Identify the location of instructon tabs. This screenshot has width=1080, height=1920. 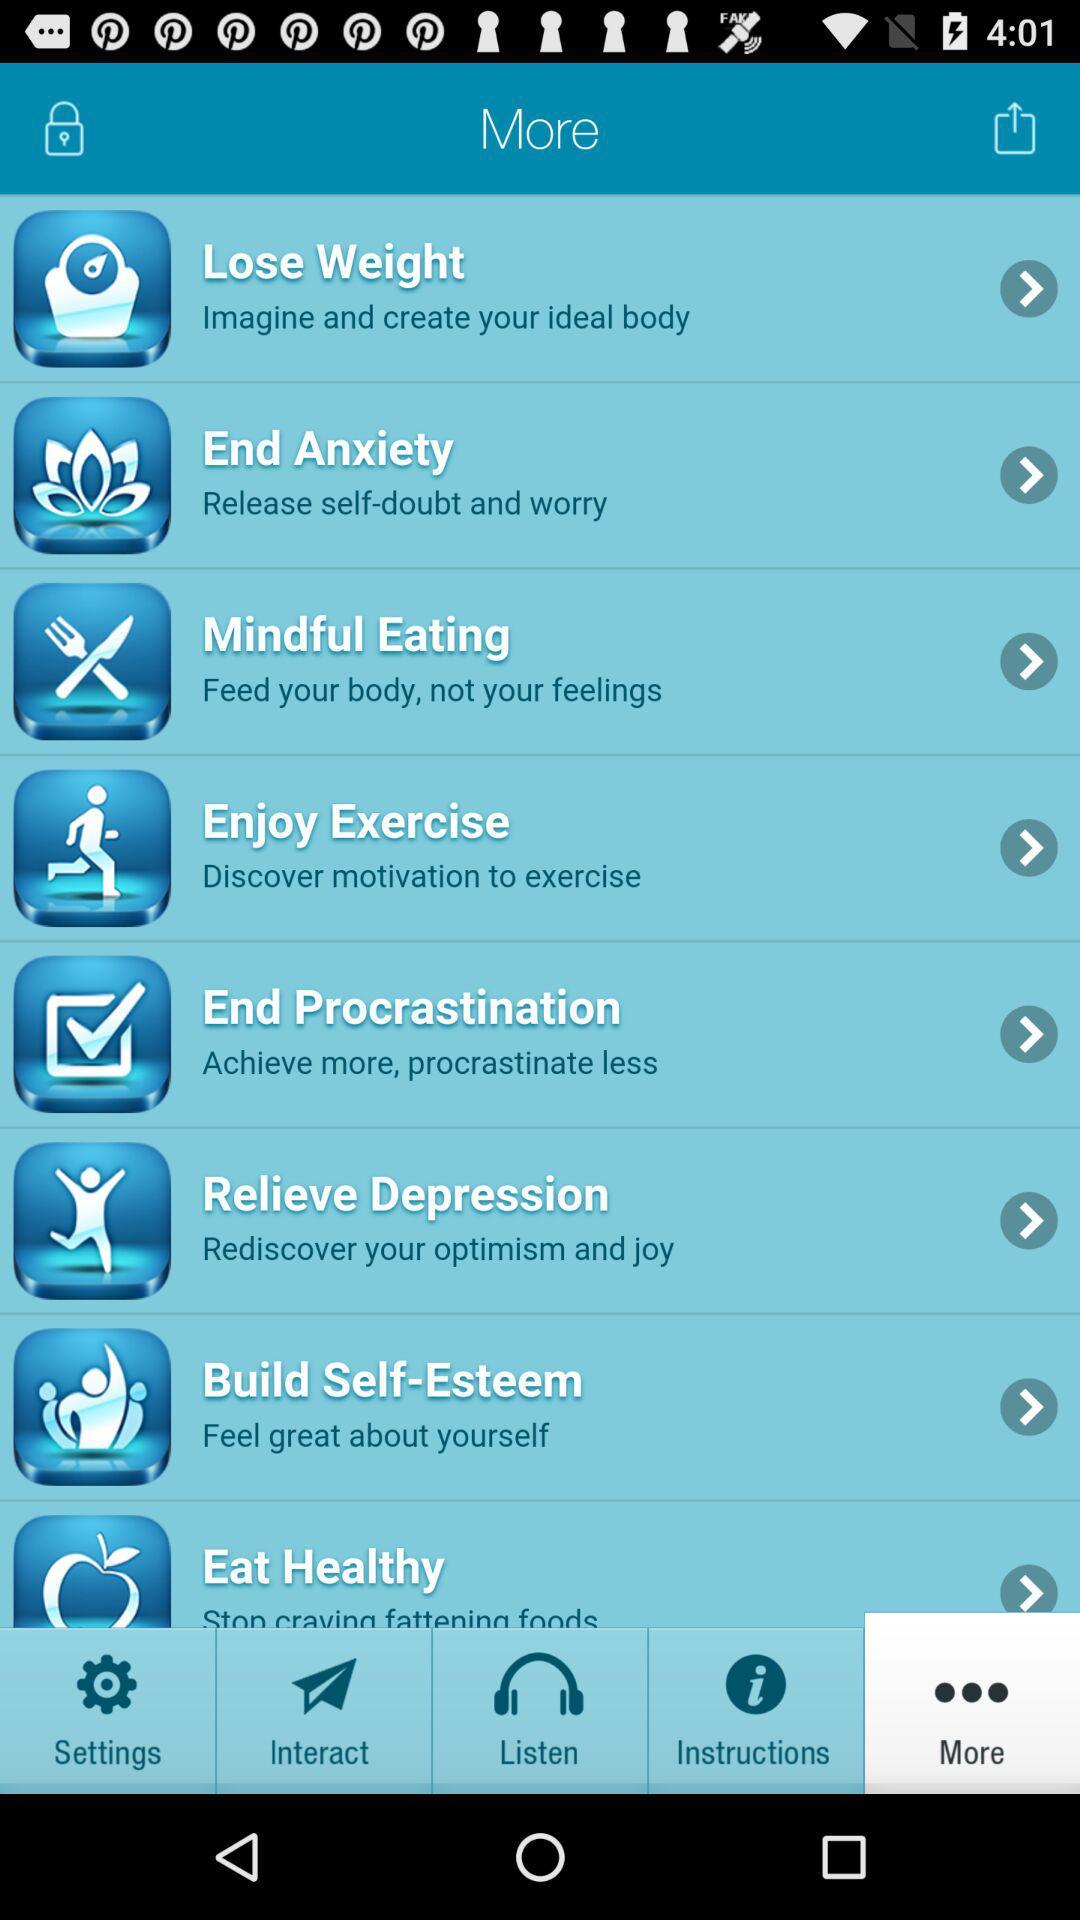
(756, 1701).